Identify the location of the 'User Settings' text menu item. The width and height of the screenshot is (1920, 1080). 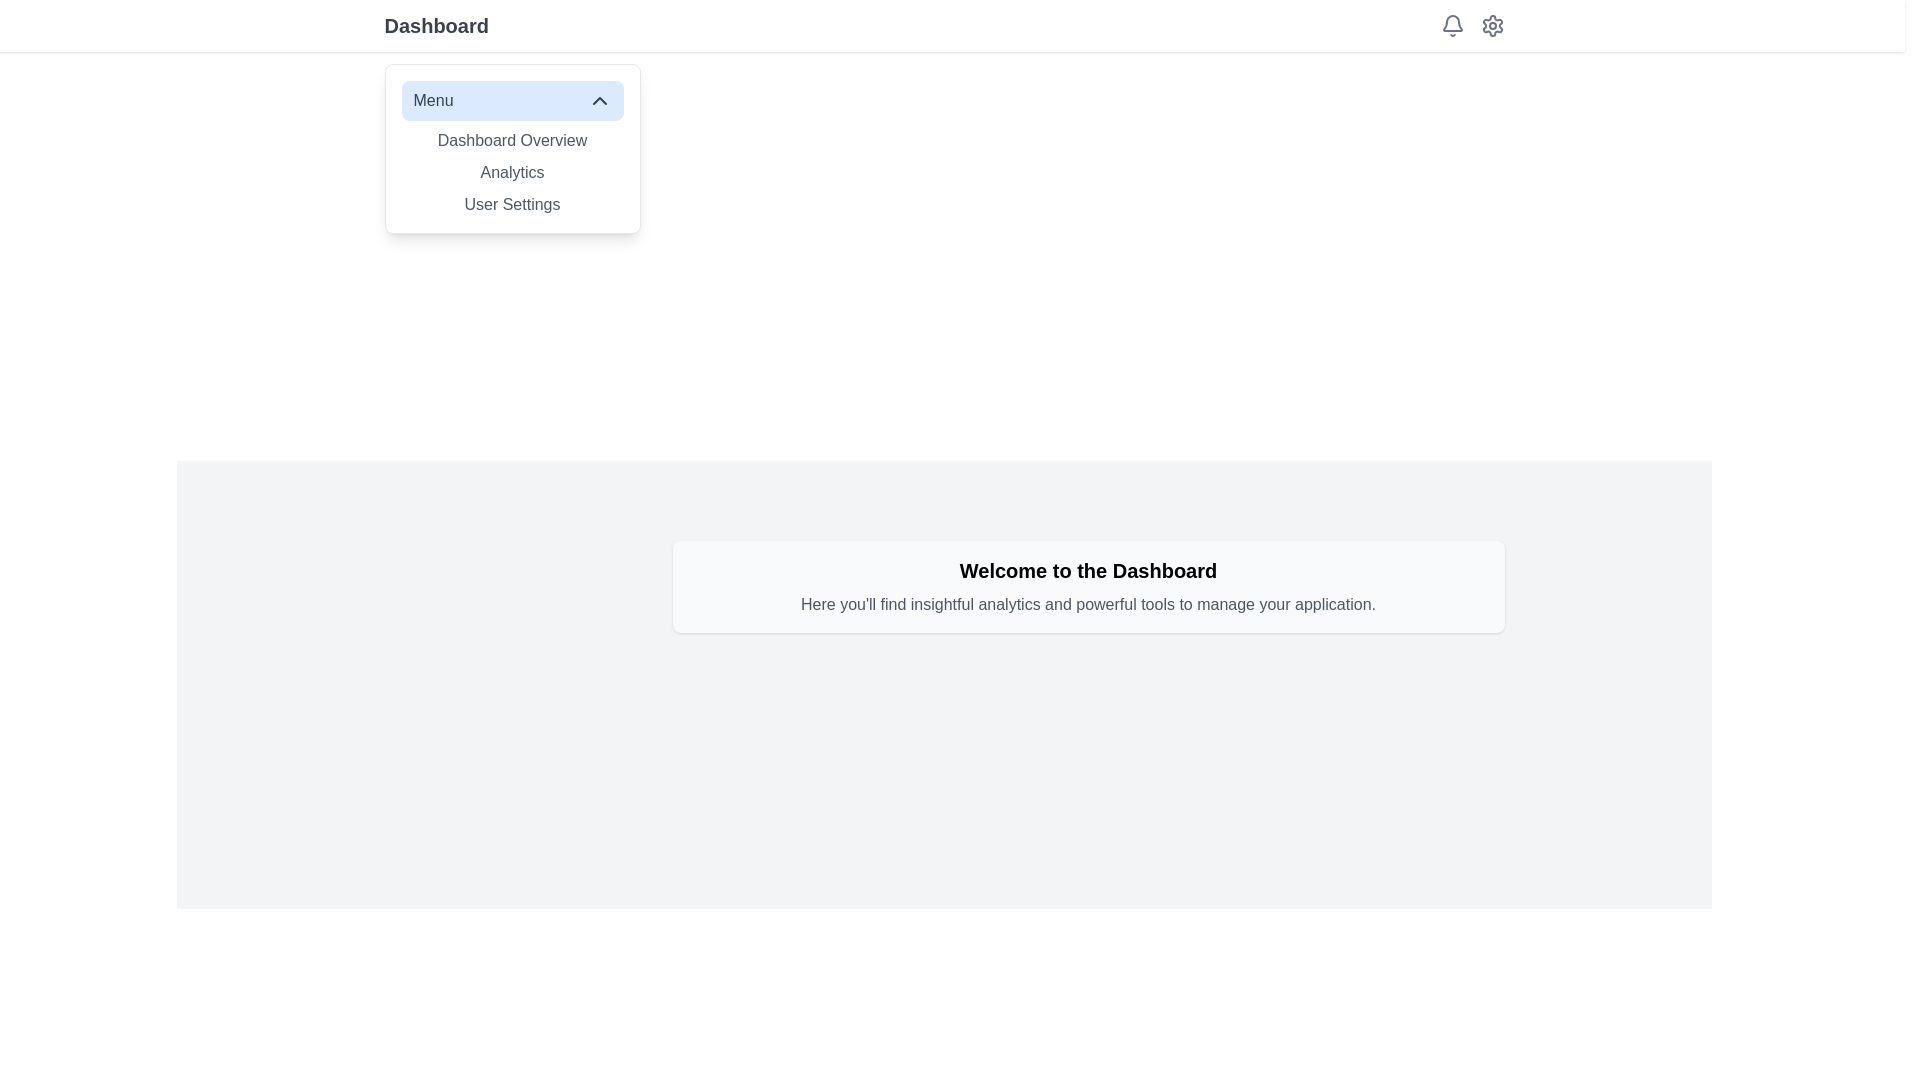
(512, 204).